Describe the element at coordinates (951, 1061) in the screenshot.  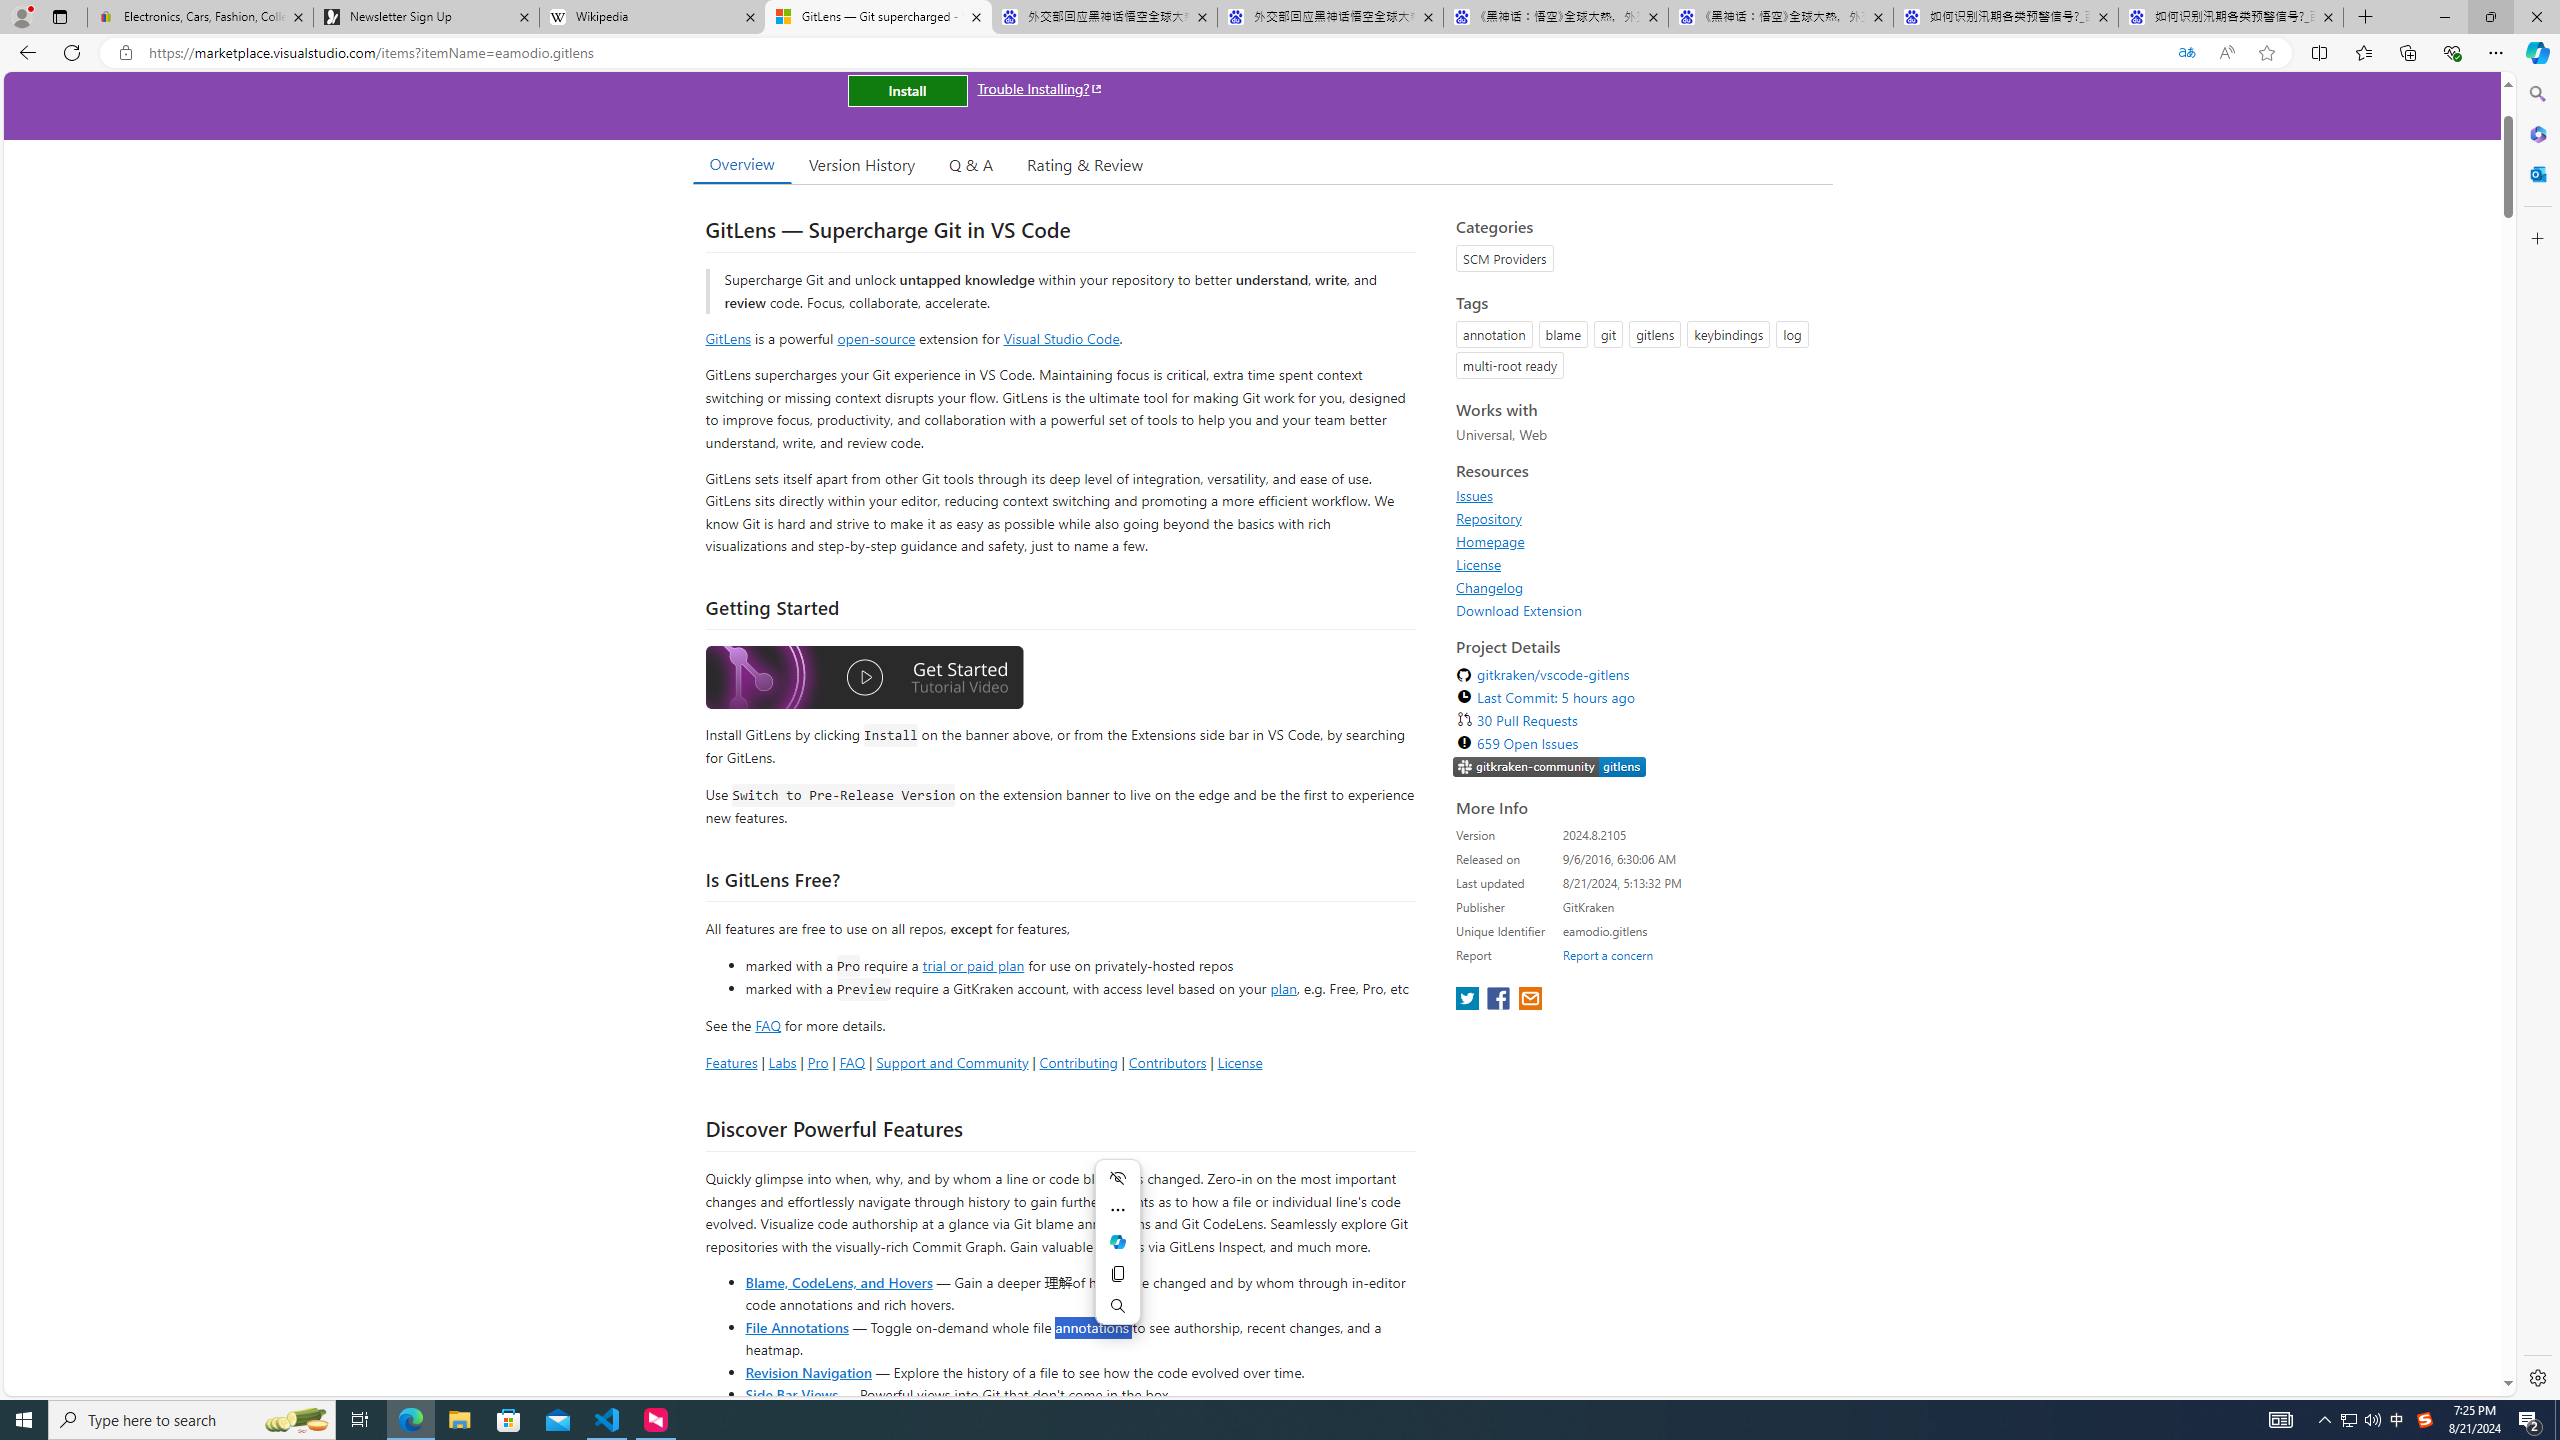
I see `'Support and Community'` at that location.